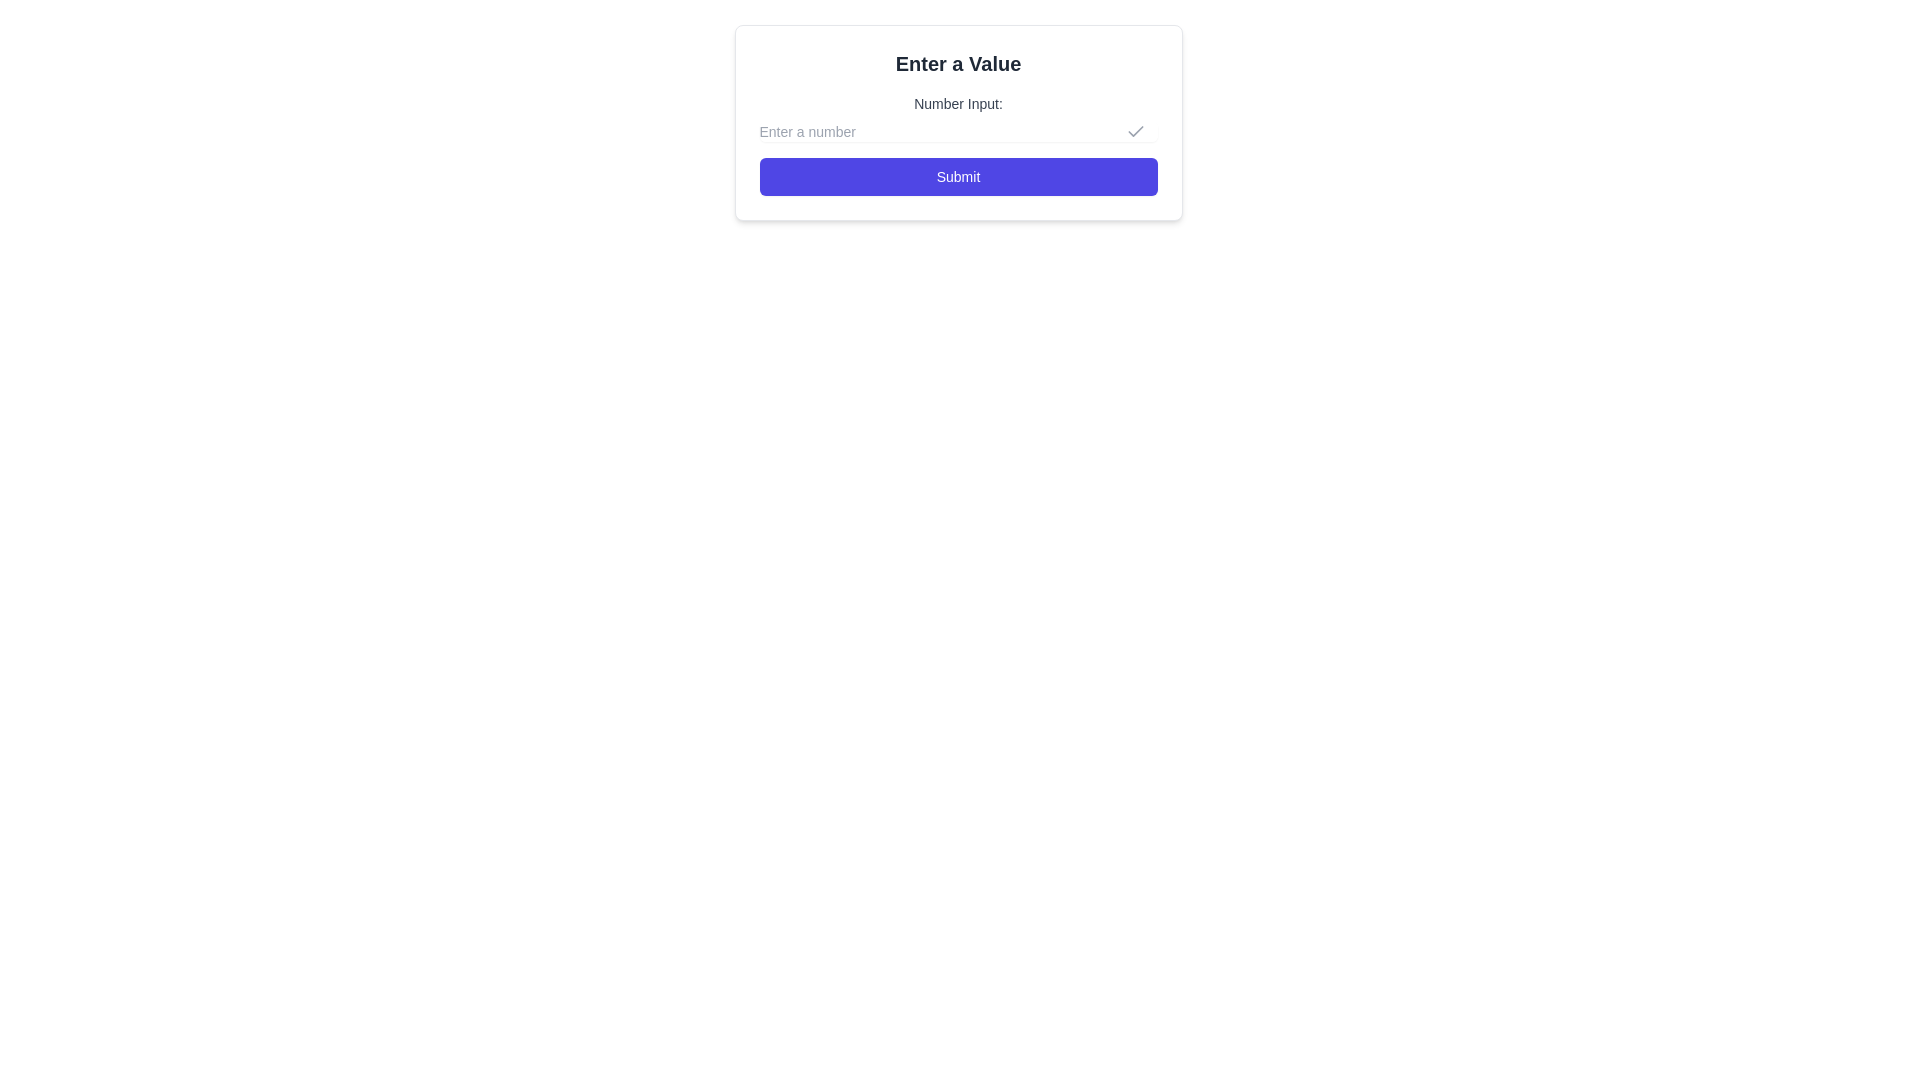  What do you see at coordinates (1135, 131) in the screenshot?
I see `the icon that visually confirms a correct or valid state for the associated input next to the 'Enter a number' text input field` at bounding box center [1135, 131].